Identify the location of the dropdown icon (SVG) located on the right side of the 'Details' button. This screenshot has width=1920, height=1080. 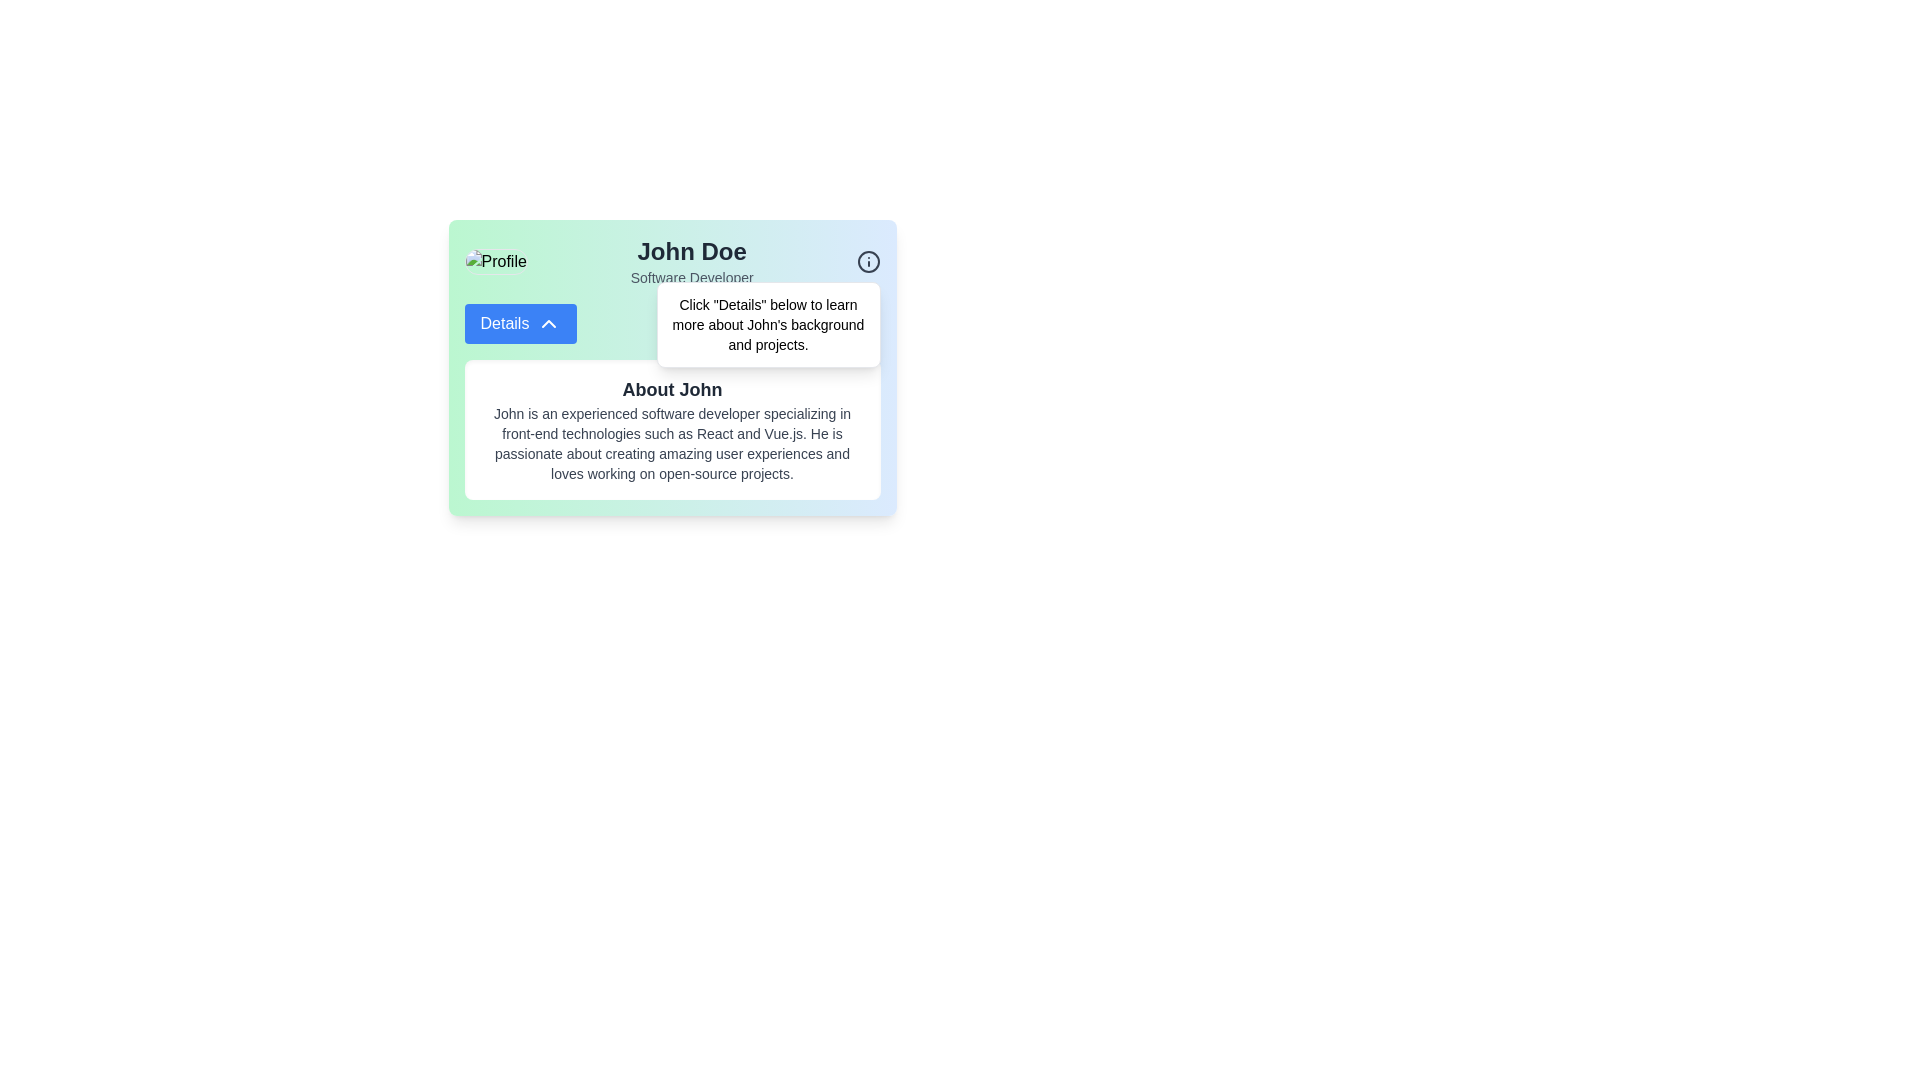
(549, 323).